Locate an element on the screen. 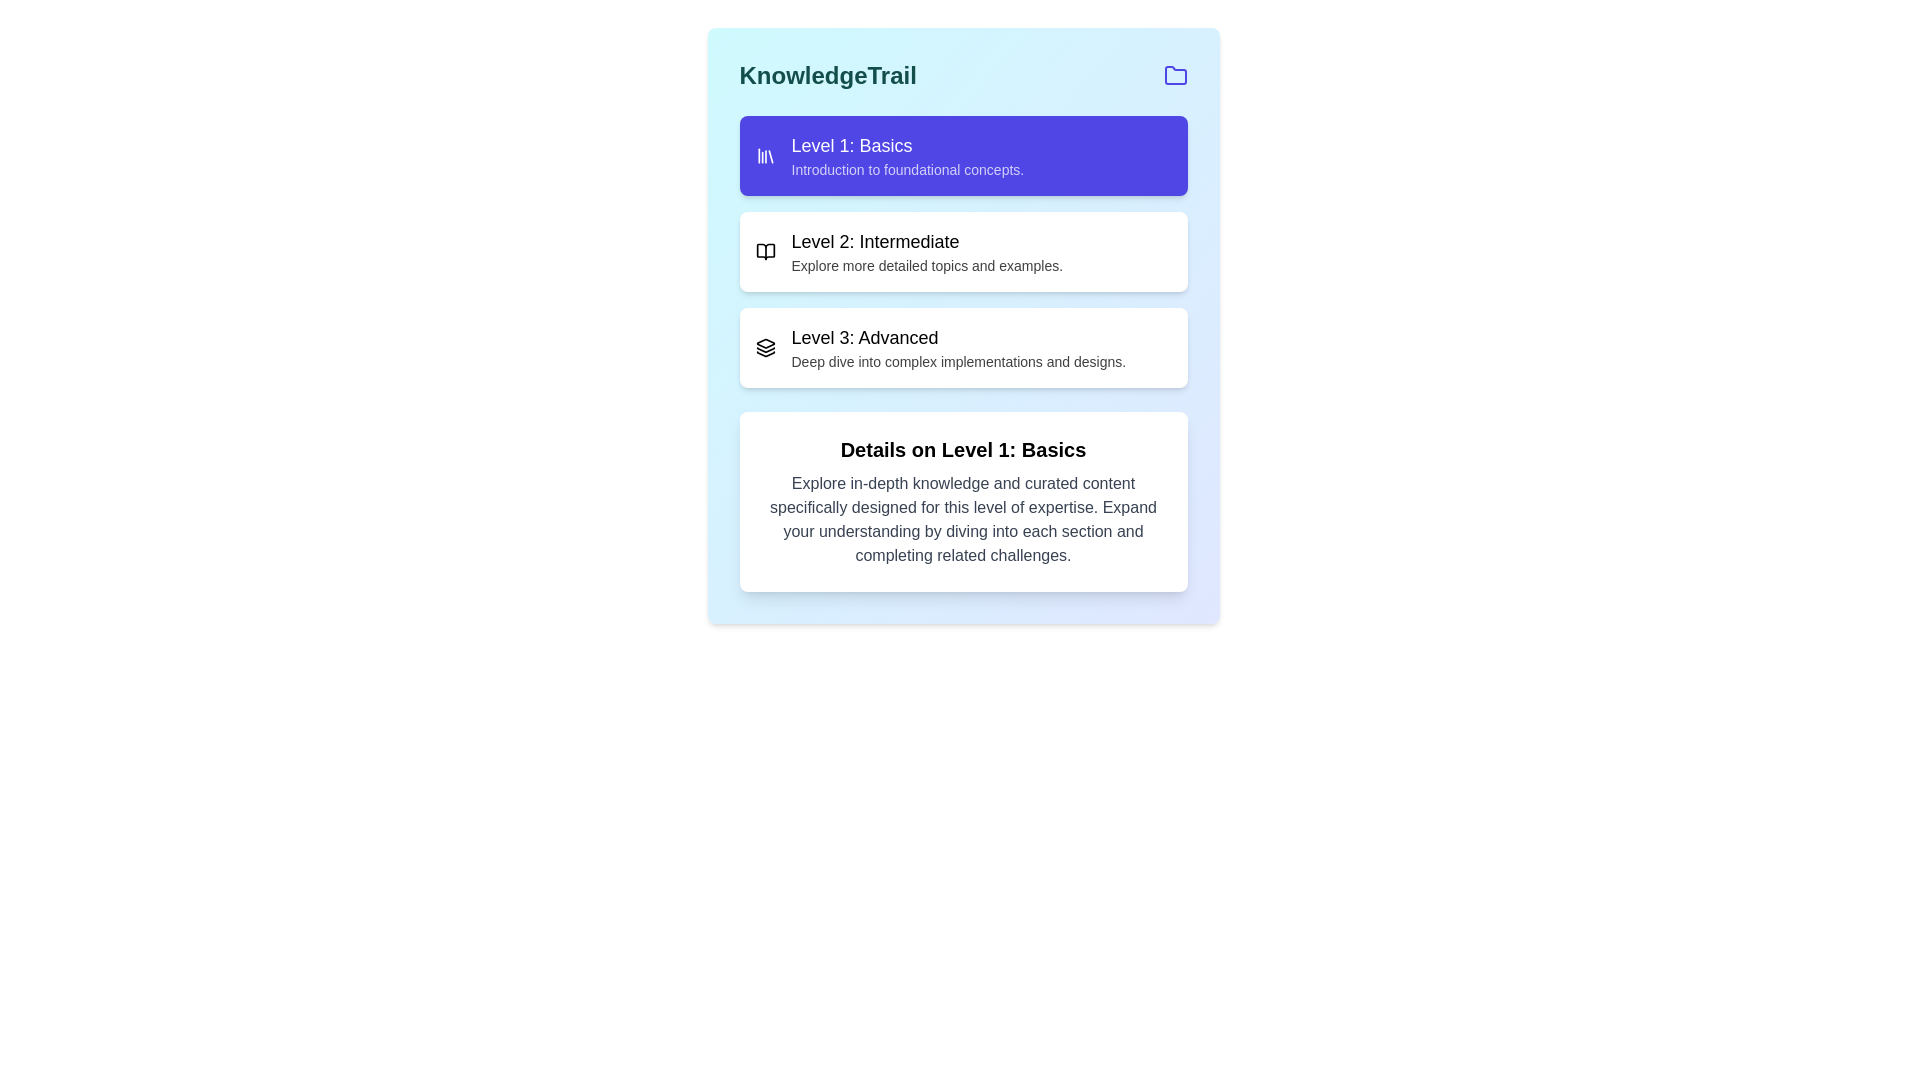  the library icon located to the left of the text 'Level 1: Basics' in the blue header section for visual cues is located at coordinates (764, 154).